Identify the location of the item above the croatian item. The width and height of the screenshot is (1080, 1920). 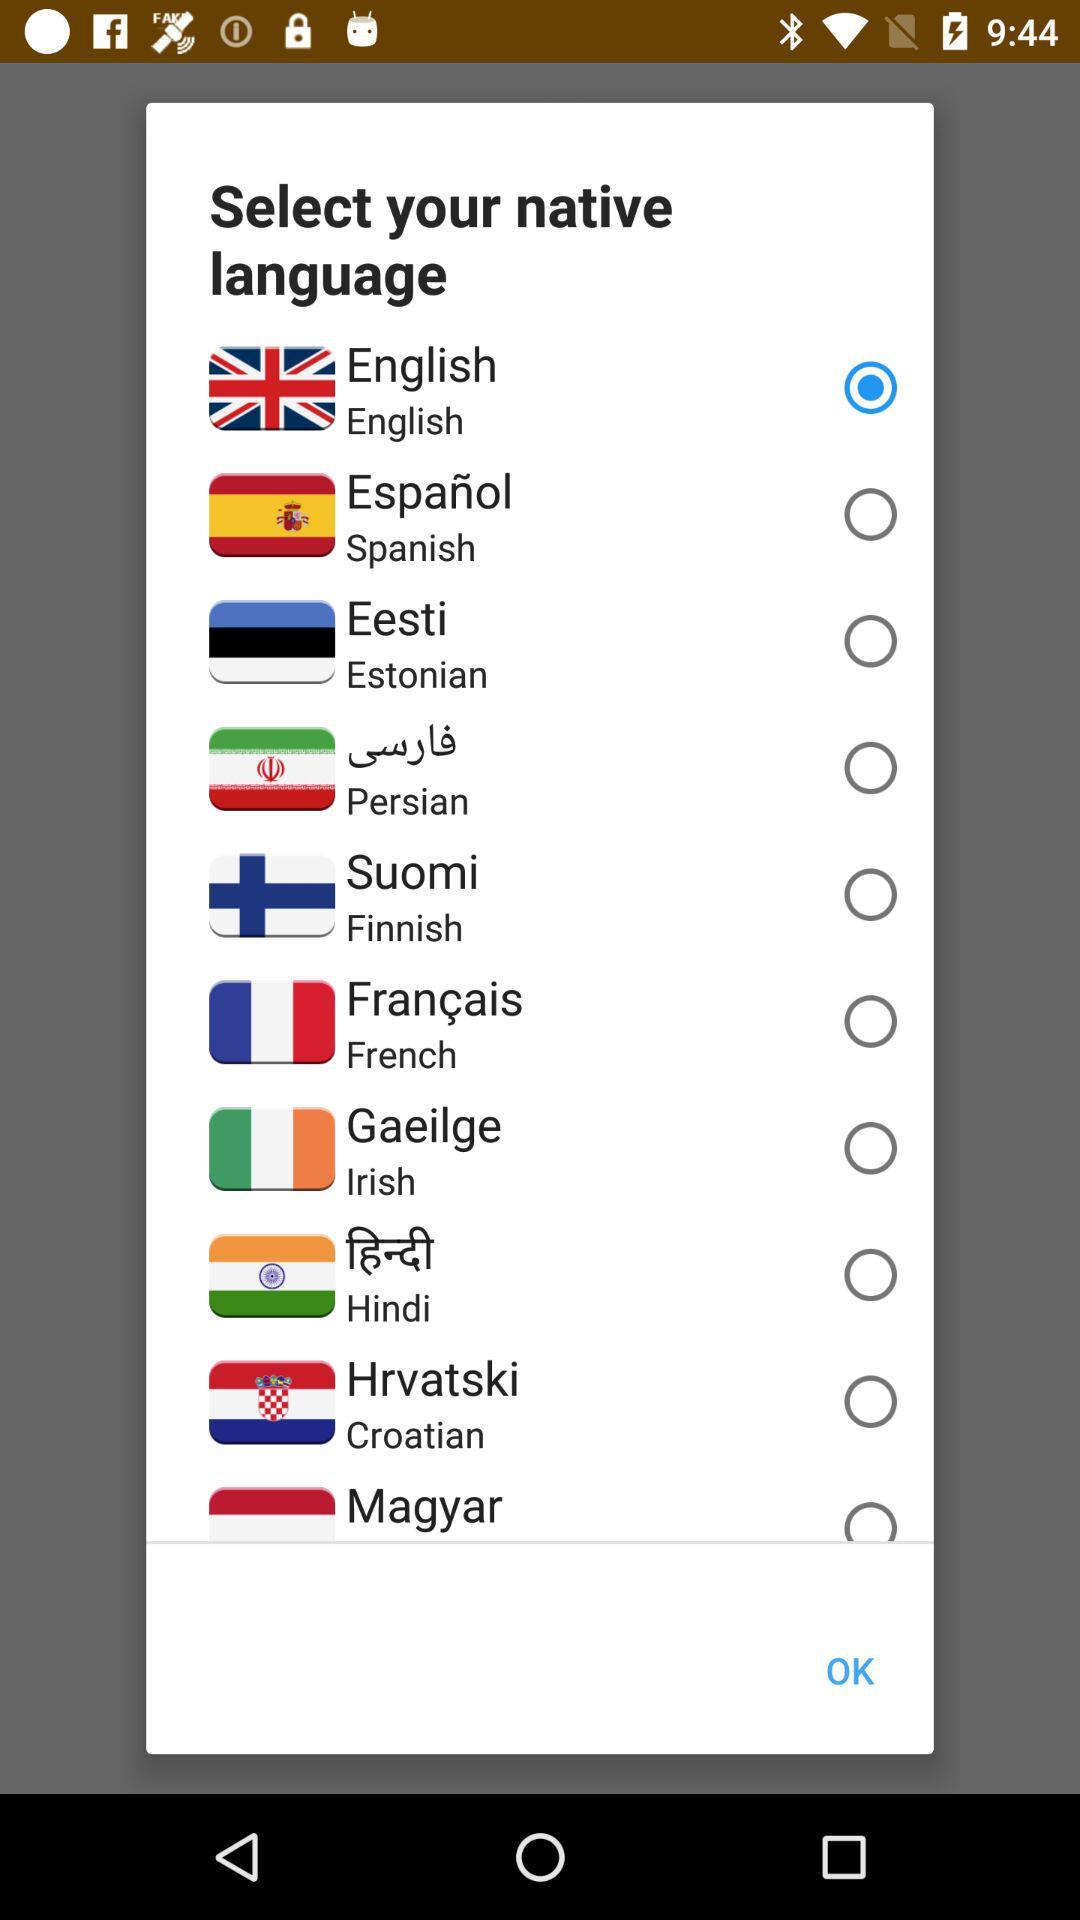
(431, 1376).